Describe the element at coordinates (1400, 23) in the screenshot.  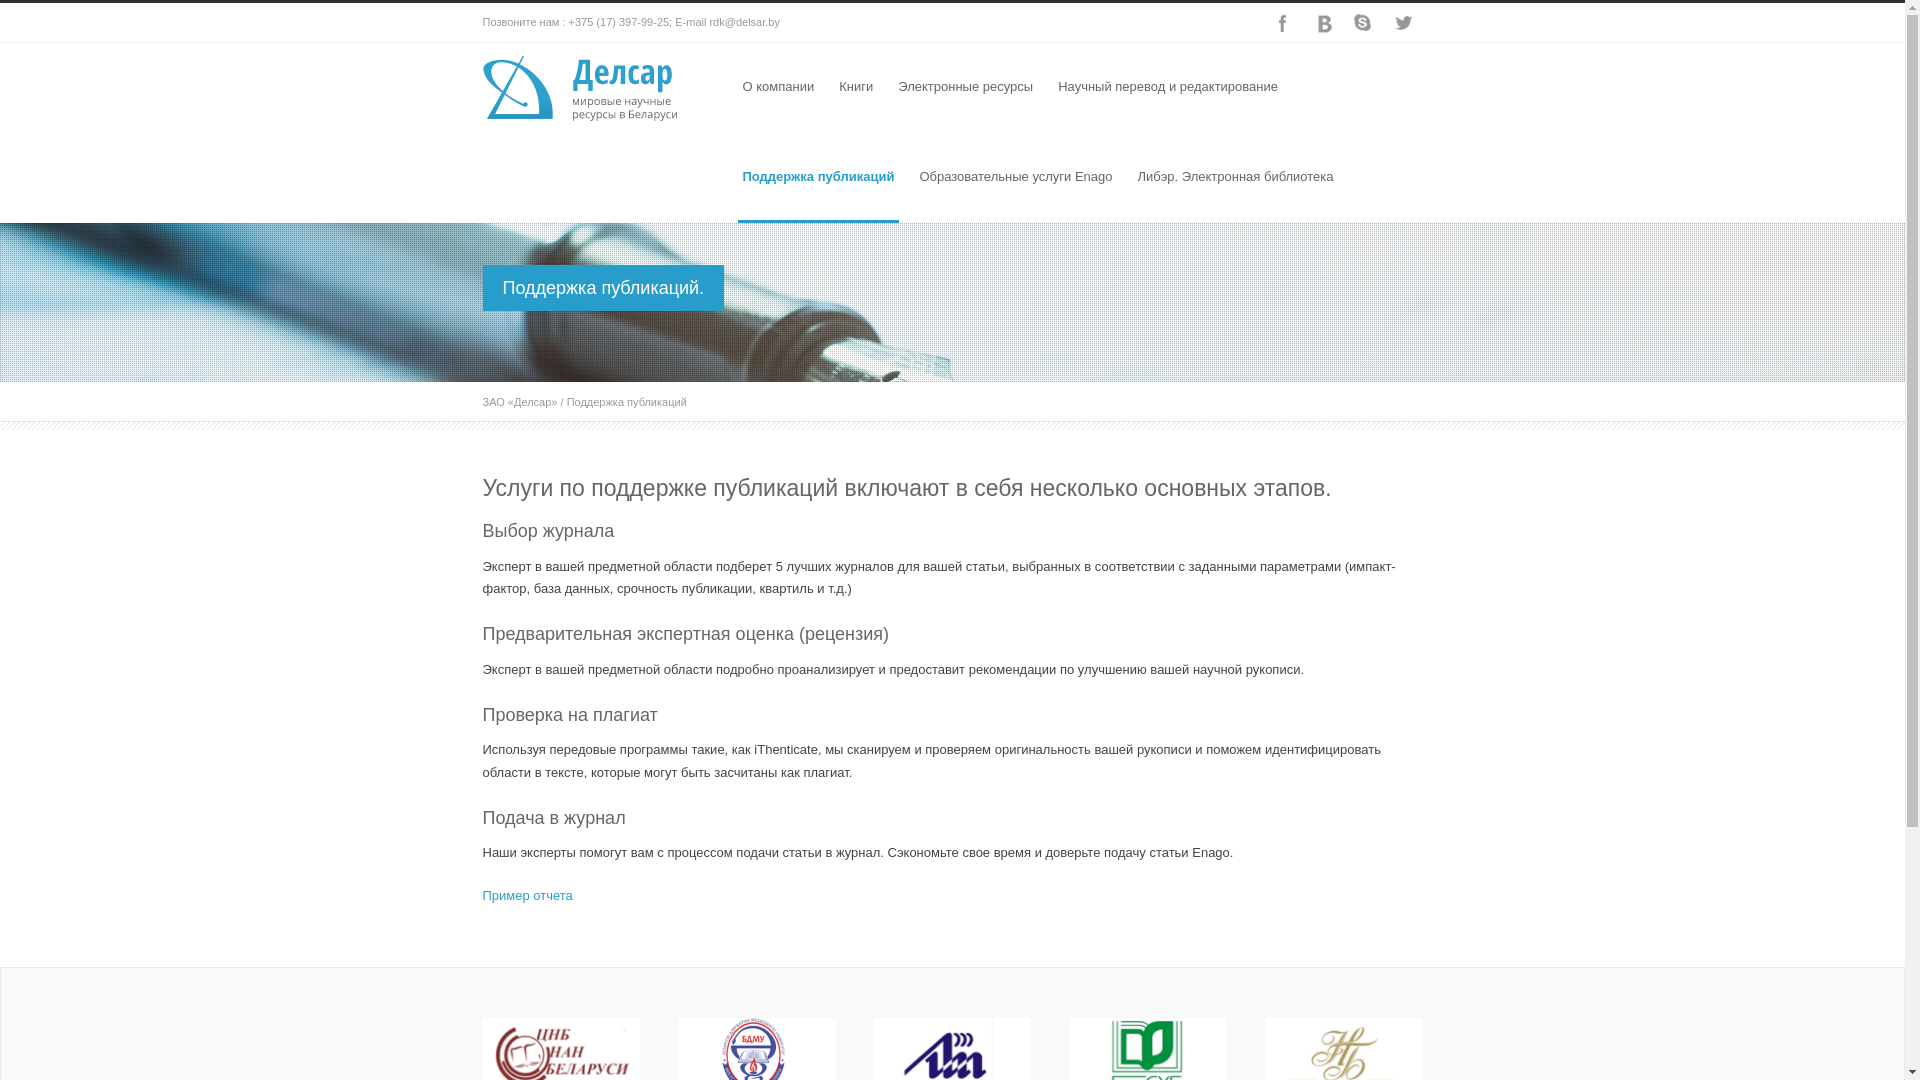
I see `'Twitter'` at that location.